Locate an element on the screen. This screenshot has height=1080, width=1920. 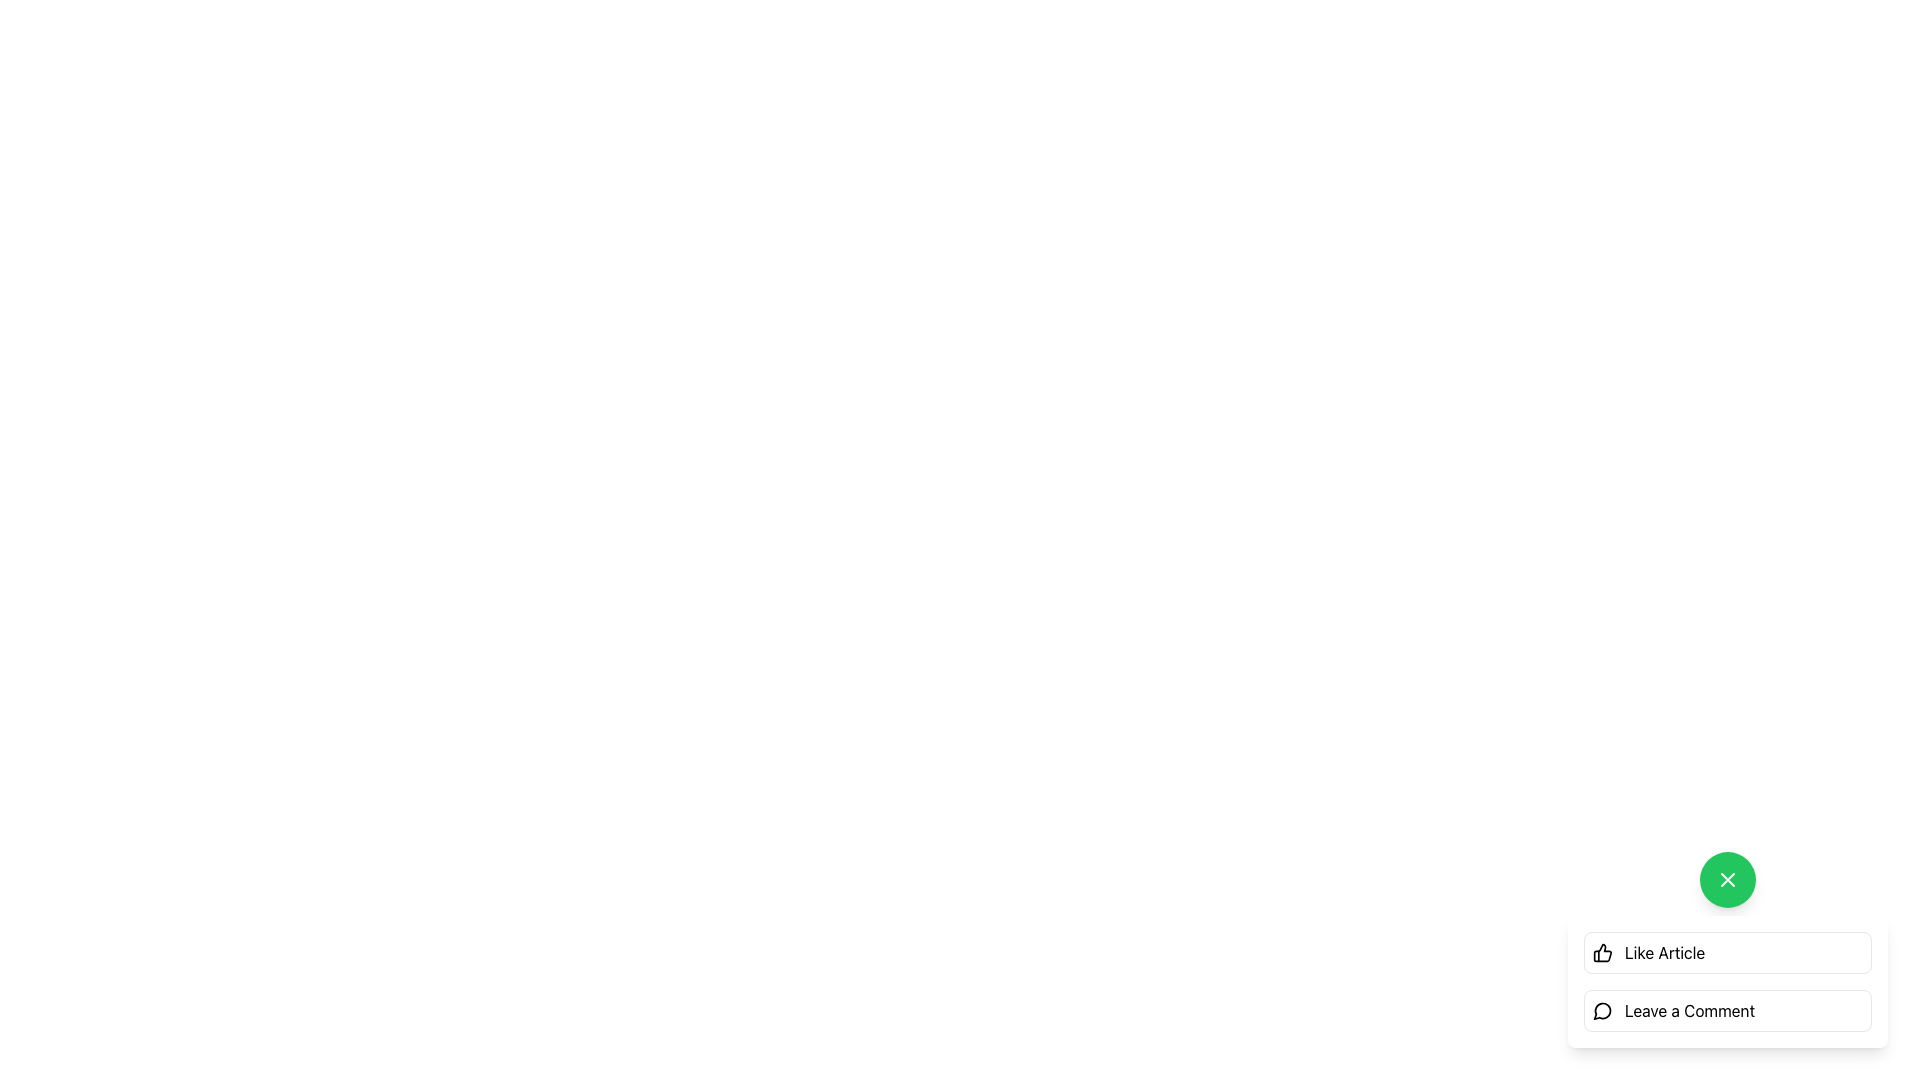
the close button located at the top-right corner of the panel is located at coordinates (1727, 878).